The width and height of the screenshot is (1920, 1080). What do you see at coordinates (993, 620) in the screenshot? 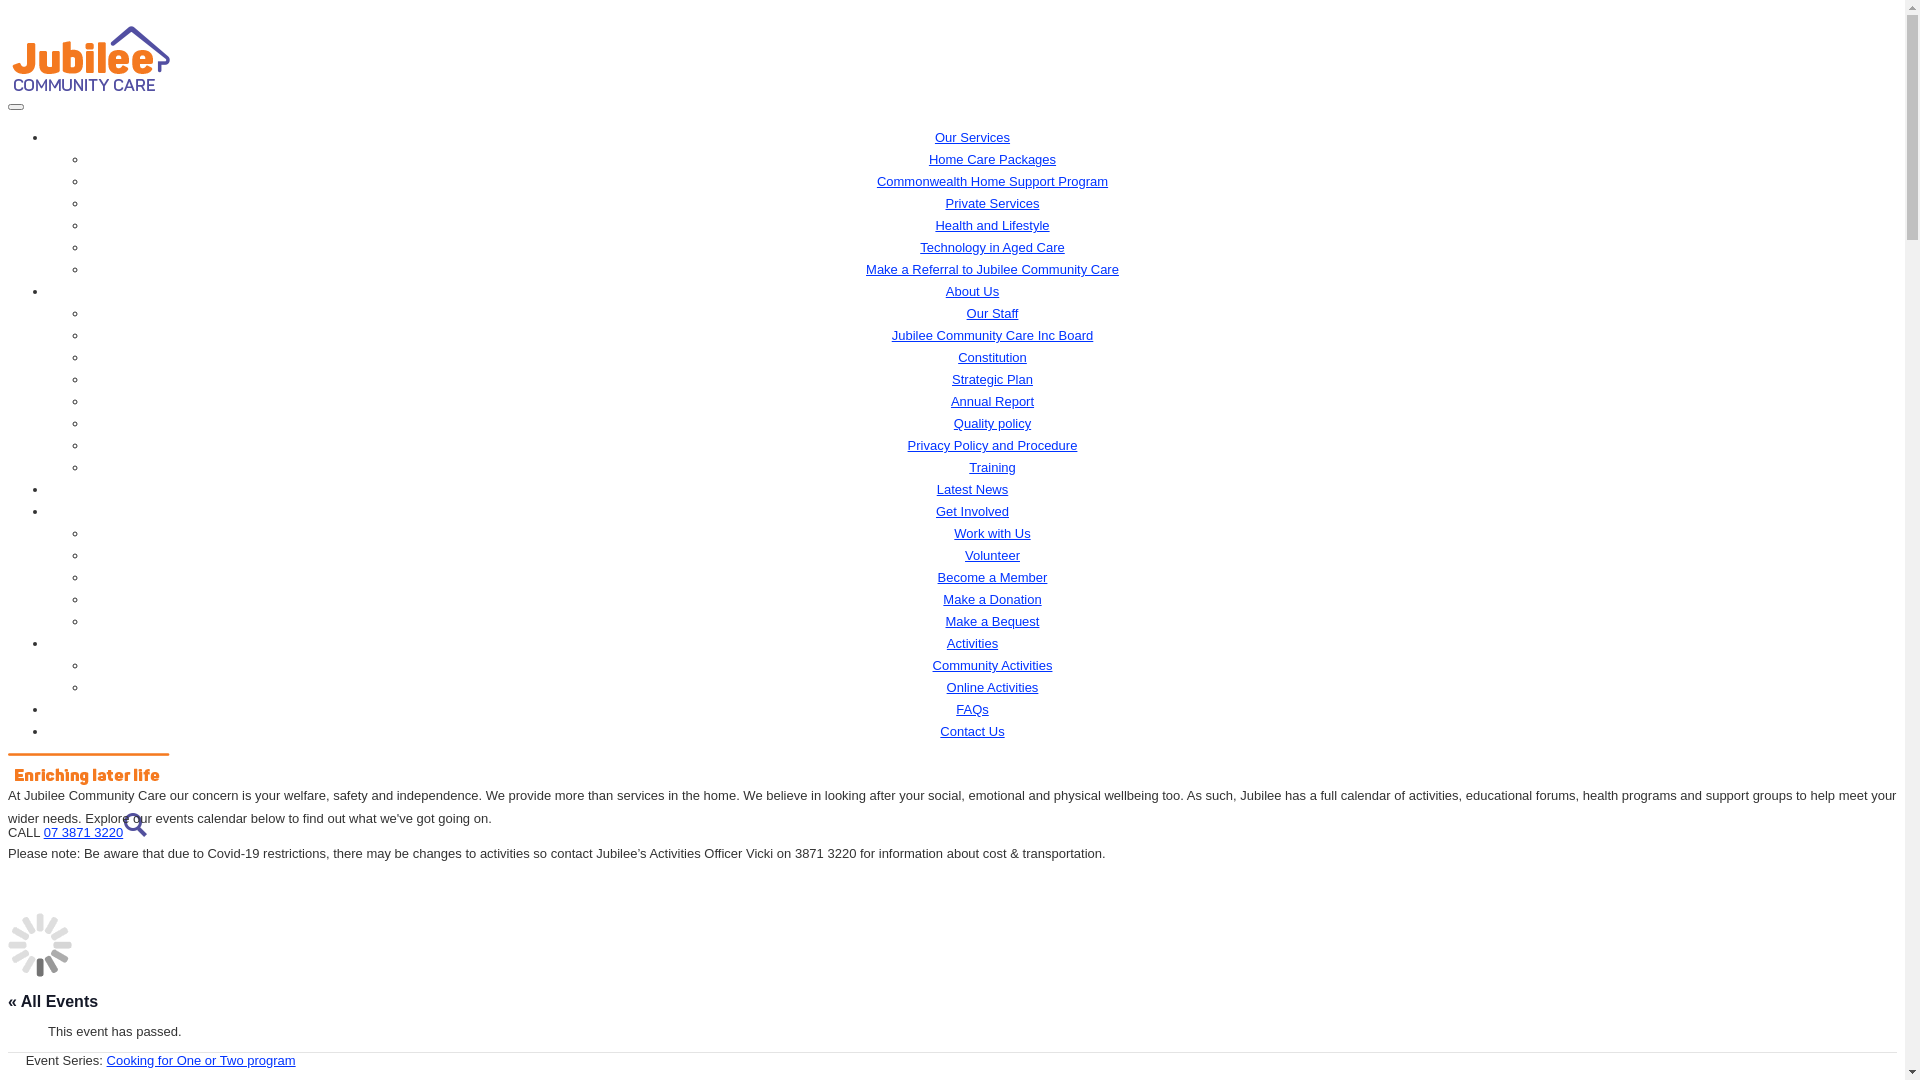
I see `'Make a Bequest'` at bounding box center [993, 620].